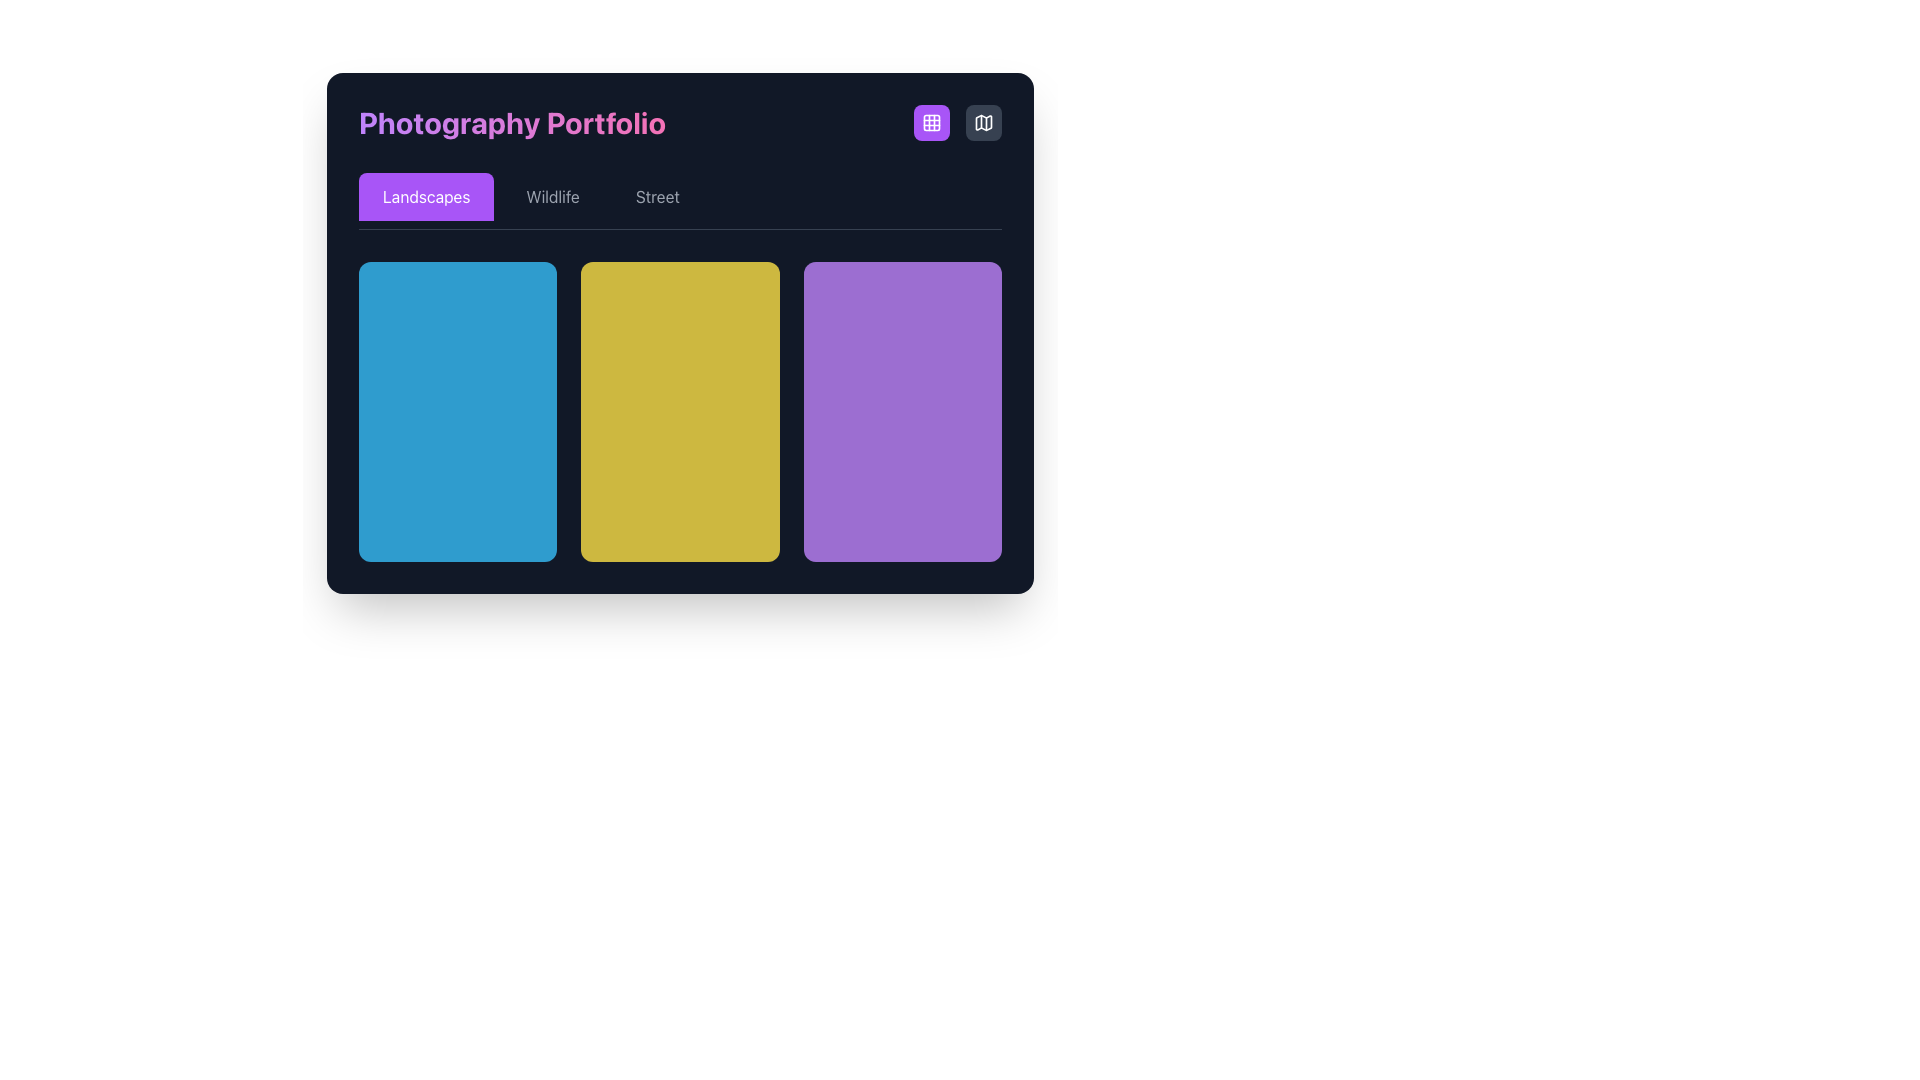 The width and height of the screenshot is (1920, 1080). I want to click on the 'Street' button, which is the third navigation tab used to filter content related to 'Street', so click(657, 196).